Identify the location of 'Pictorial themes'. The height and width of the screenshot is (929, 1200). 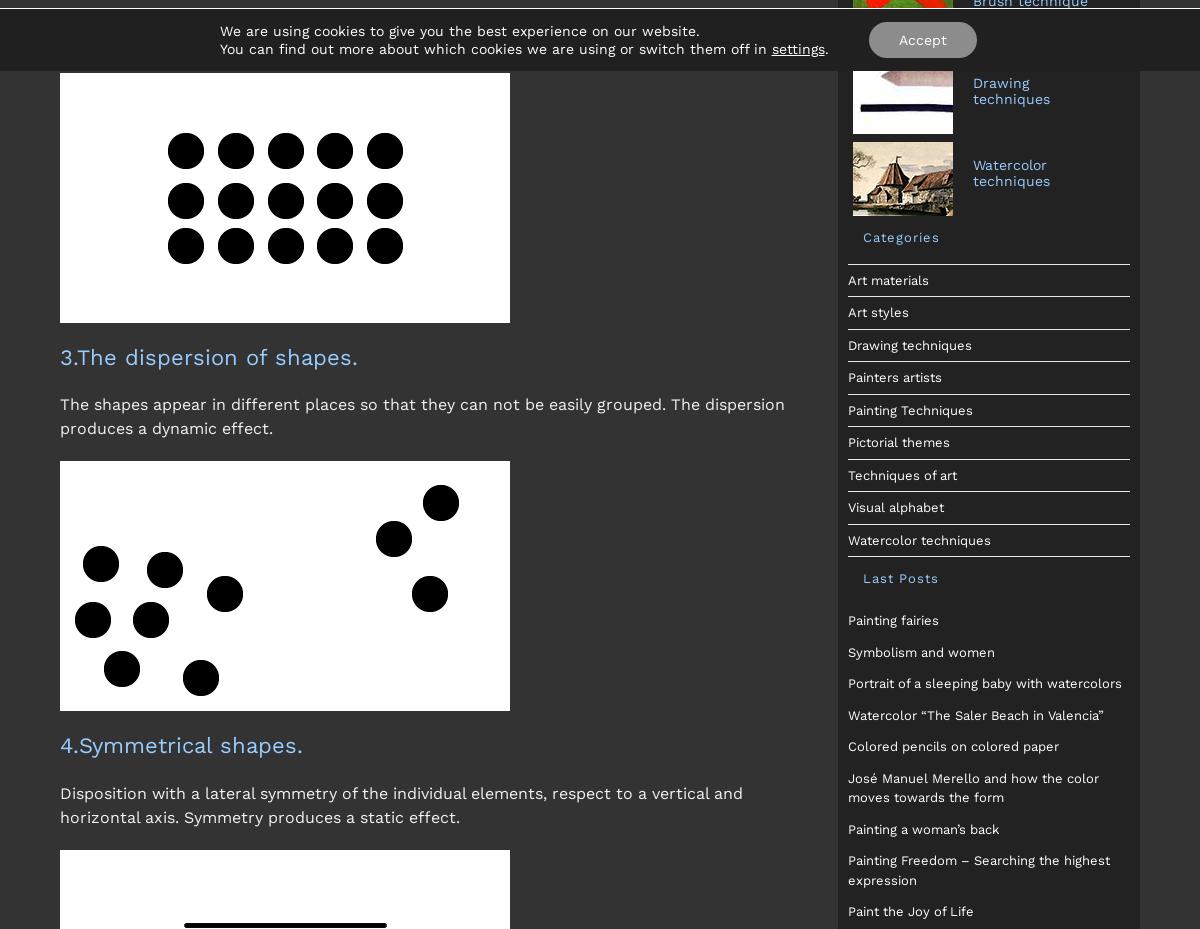
(896, 441).